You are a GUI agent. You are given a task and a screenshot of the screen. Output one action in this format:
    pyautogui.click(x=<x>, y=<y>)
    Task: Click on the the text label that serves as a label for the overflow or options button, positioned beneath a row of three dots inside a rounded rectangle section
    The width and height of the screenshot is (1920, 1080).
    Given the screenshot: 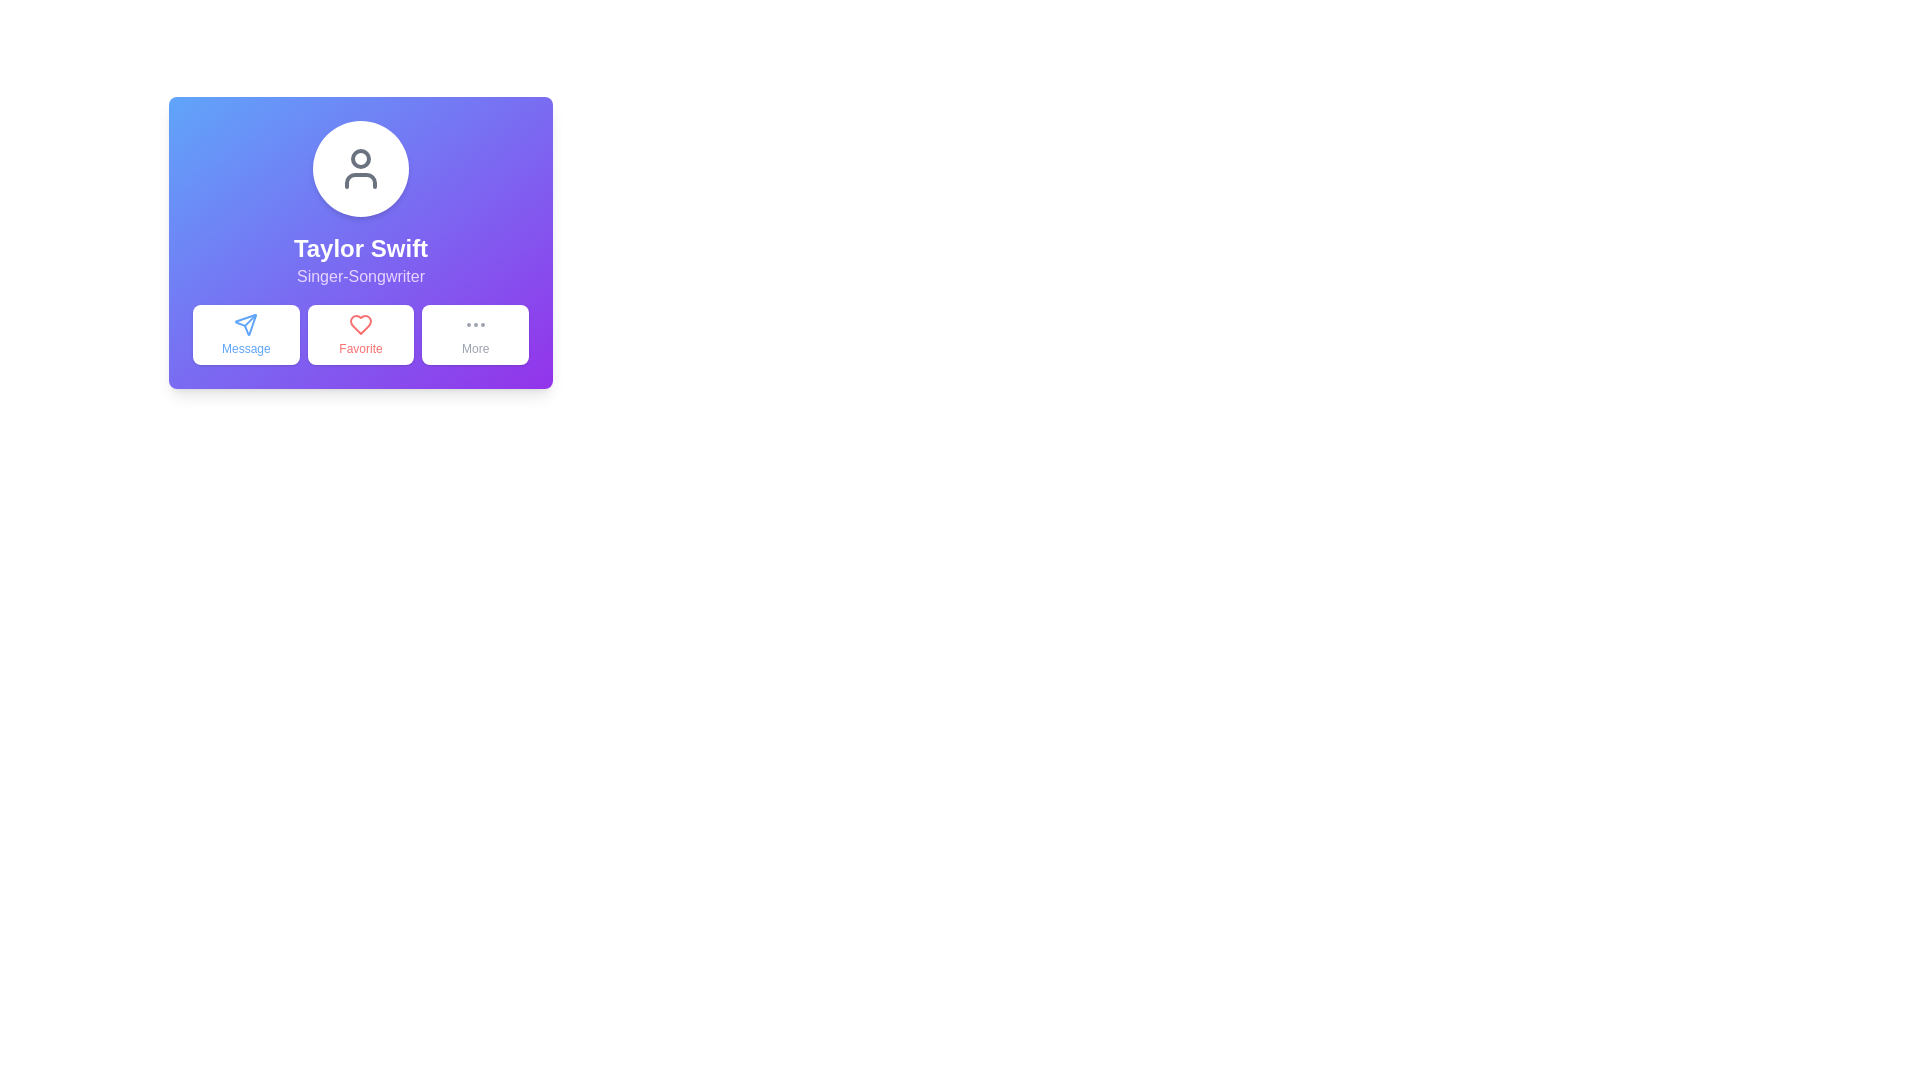 What is the action you would take?
    pyautogui.click(x=474, y=347)
    